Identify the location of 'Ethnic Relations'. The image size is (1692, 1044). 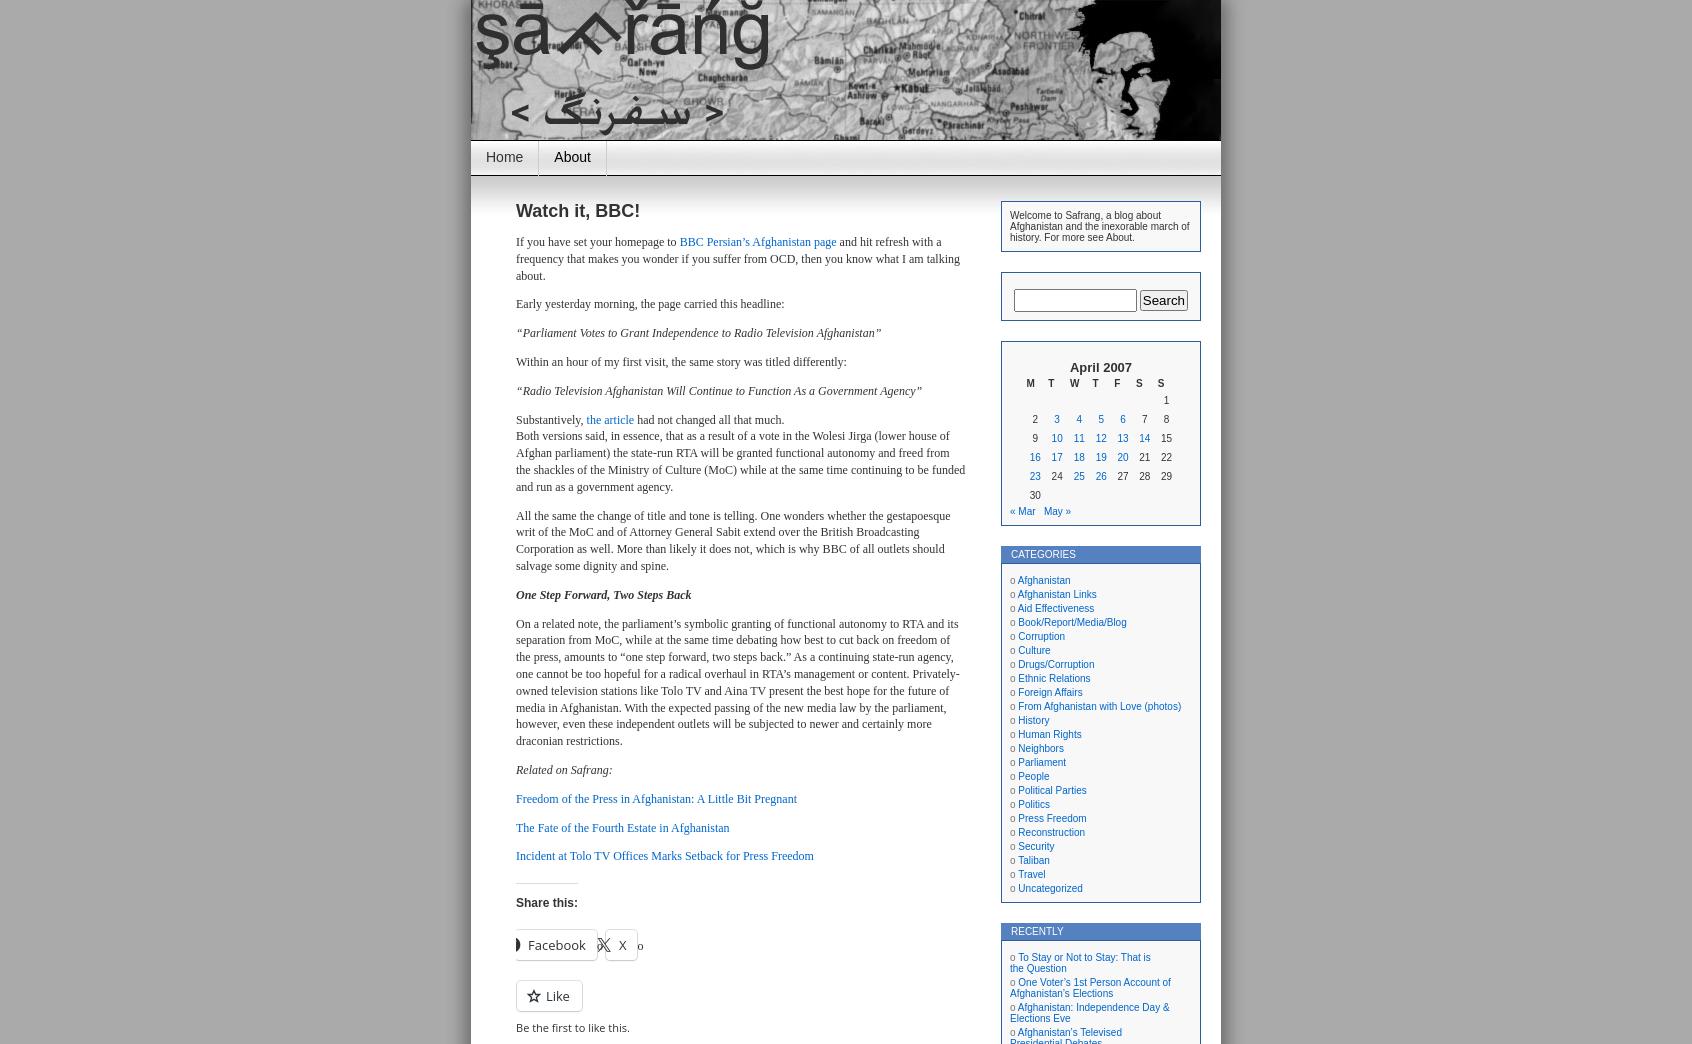
(1052, 677).